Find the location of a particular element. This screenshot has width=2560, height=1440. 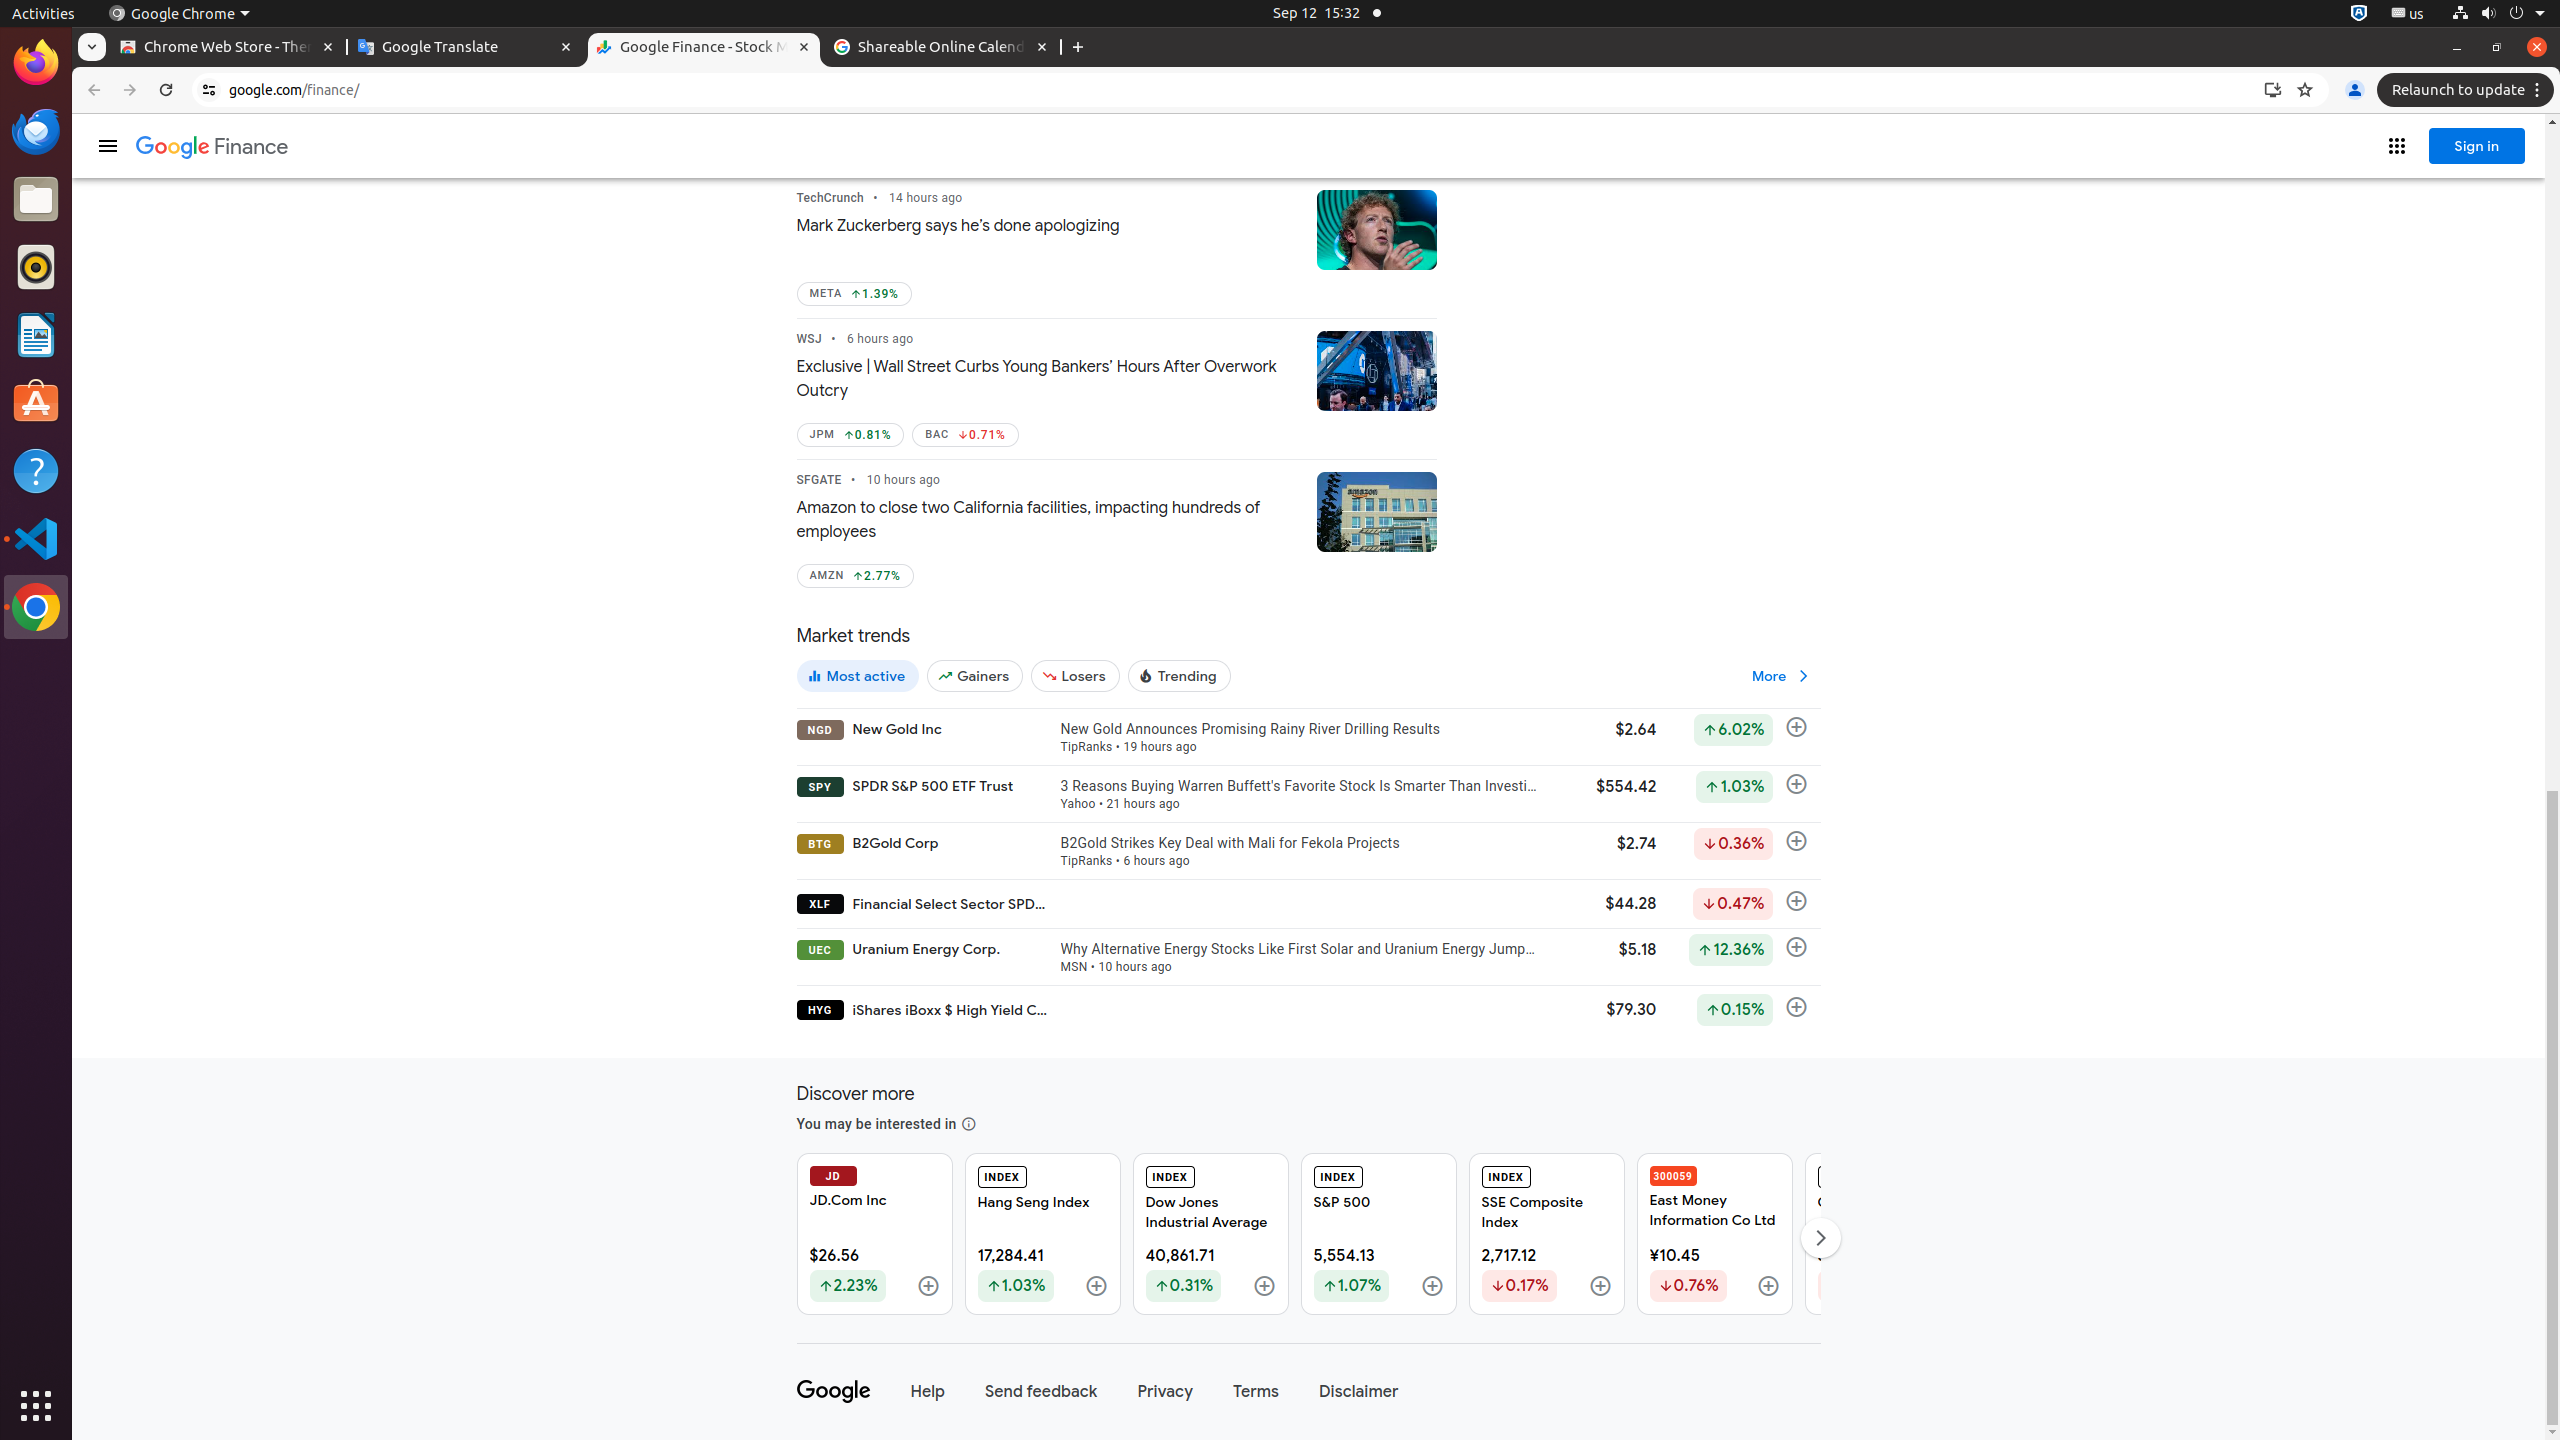

'Sign in' is located at coordinates (2477, 145).